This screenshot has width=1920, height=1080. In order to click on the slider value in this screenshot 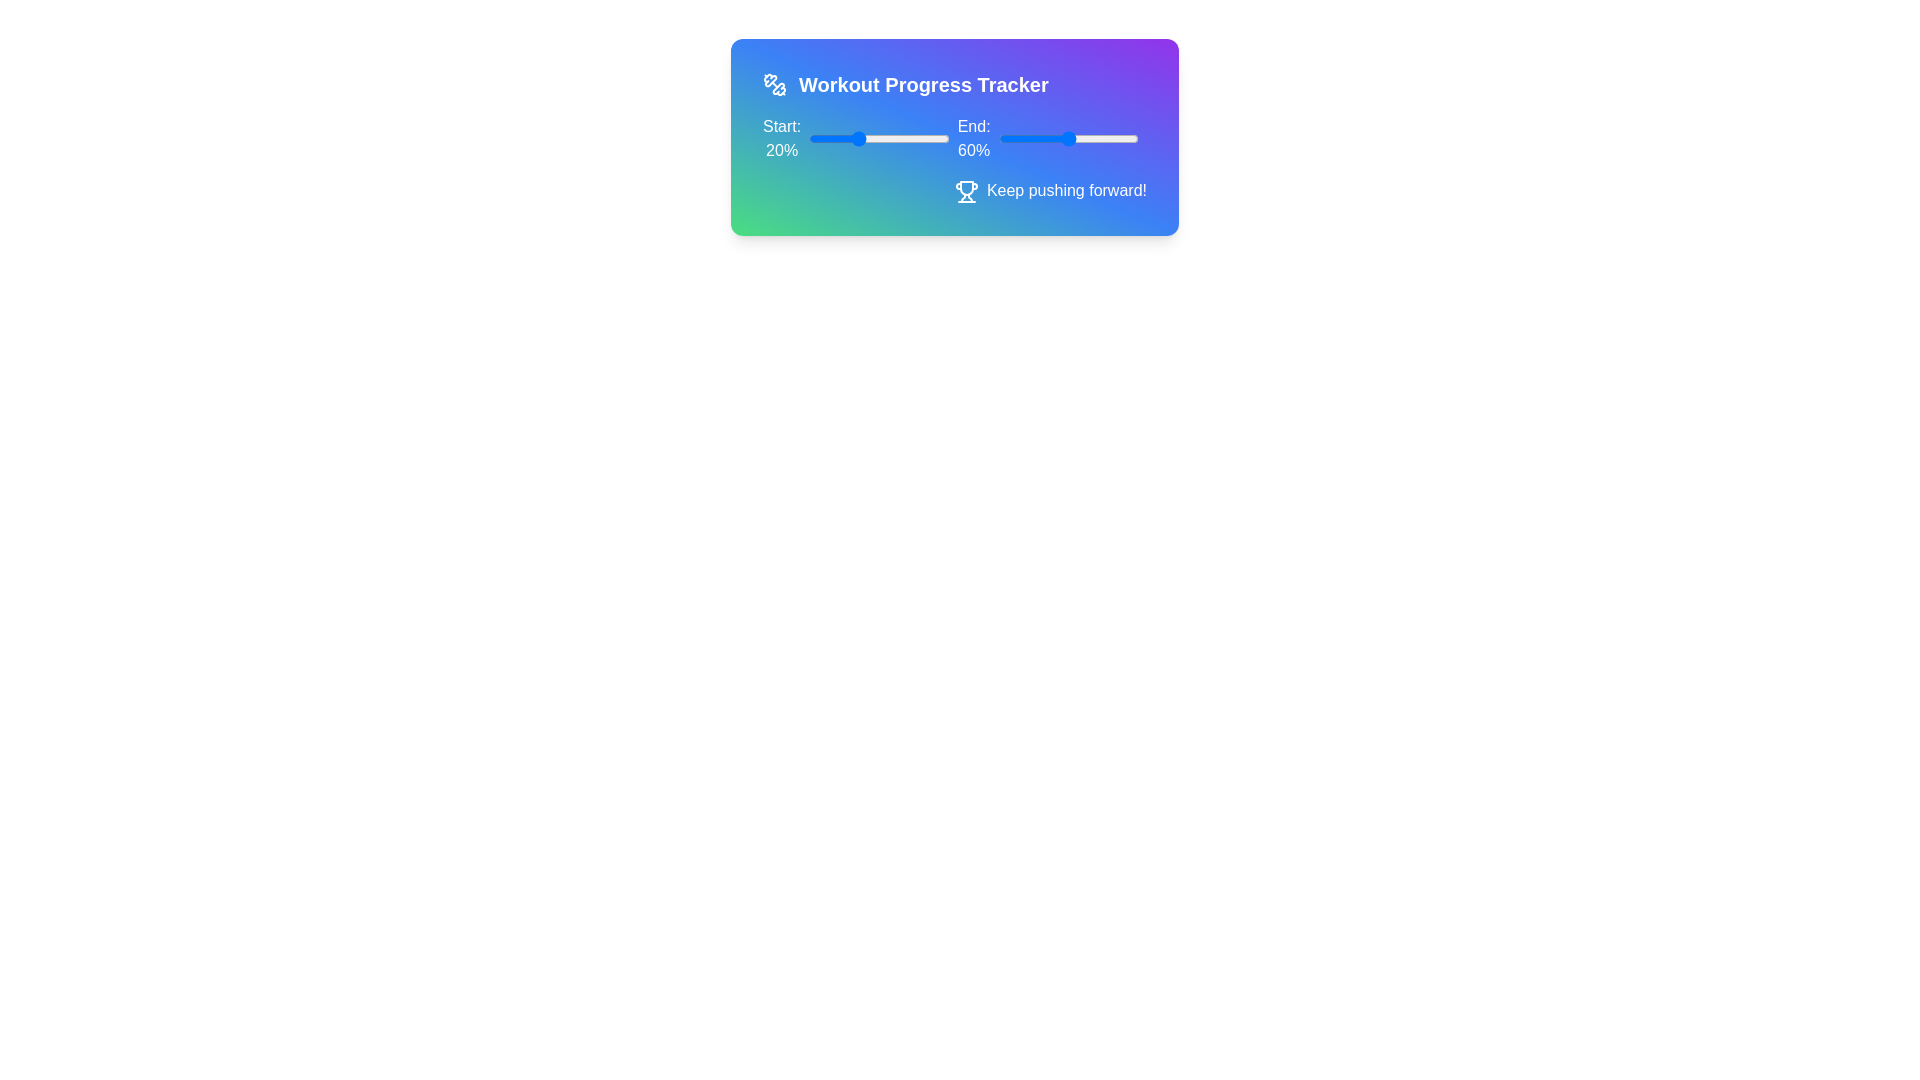, I will do `click(887, 137)`.